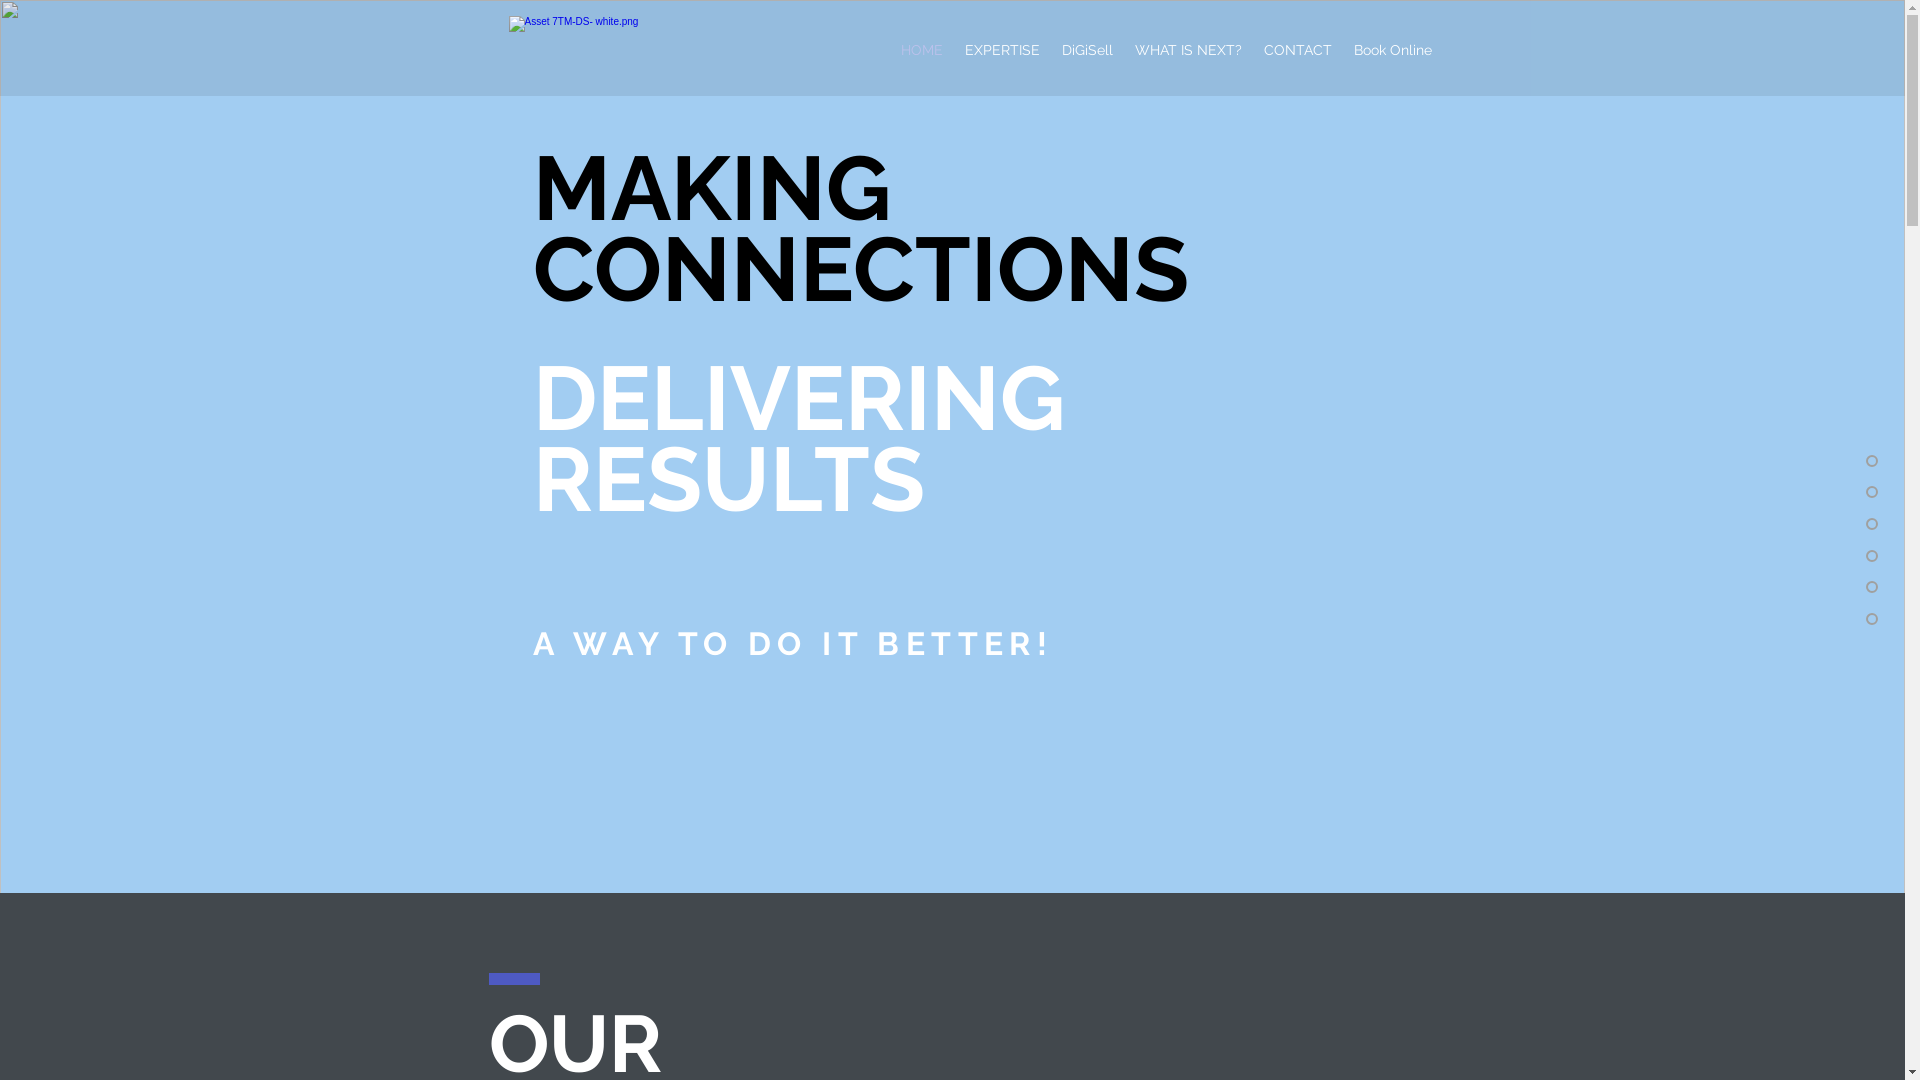  What do you see at coordinates (1123, 49) in the screenshot?
I see `'WHAT IS NEXT?'` at bounding box center [1123, 49].